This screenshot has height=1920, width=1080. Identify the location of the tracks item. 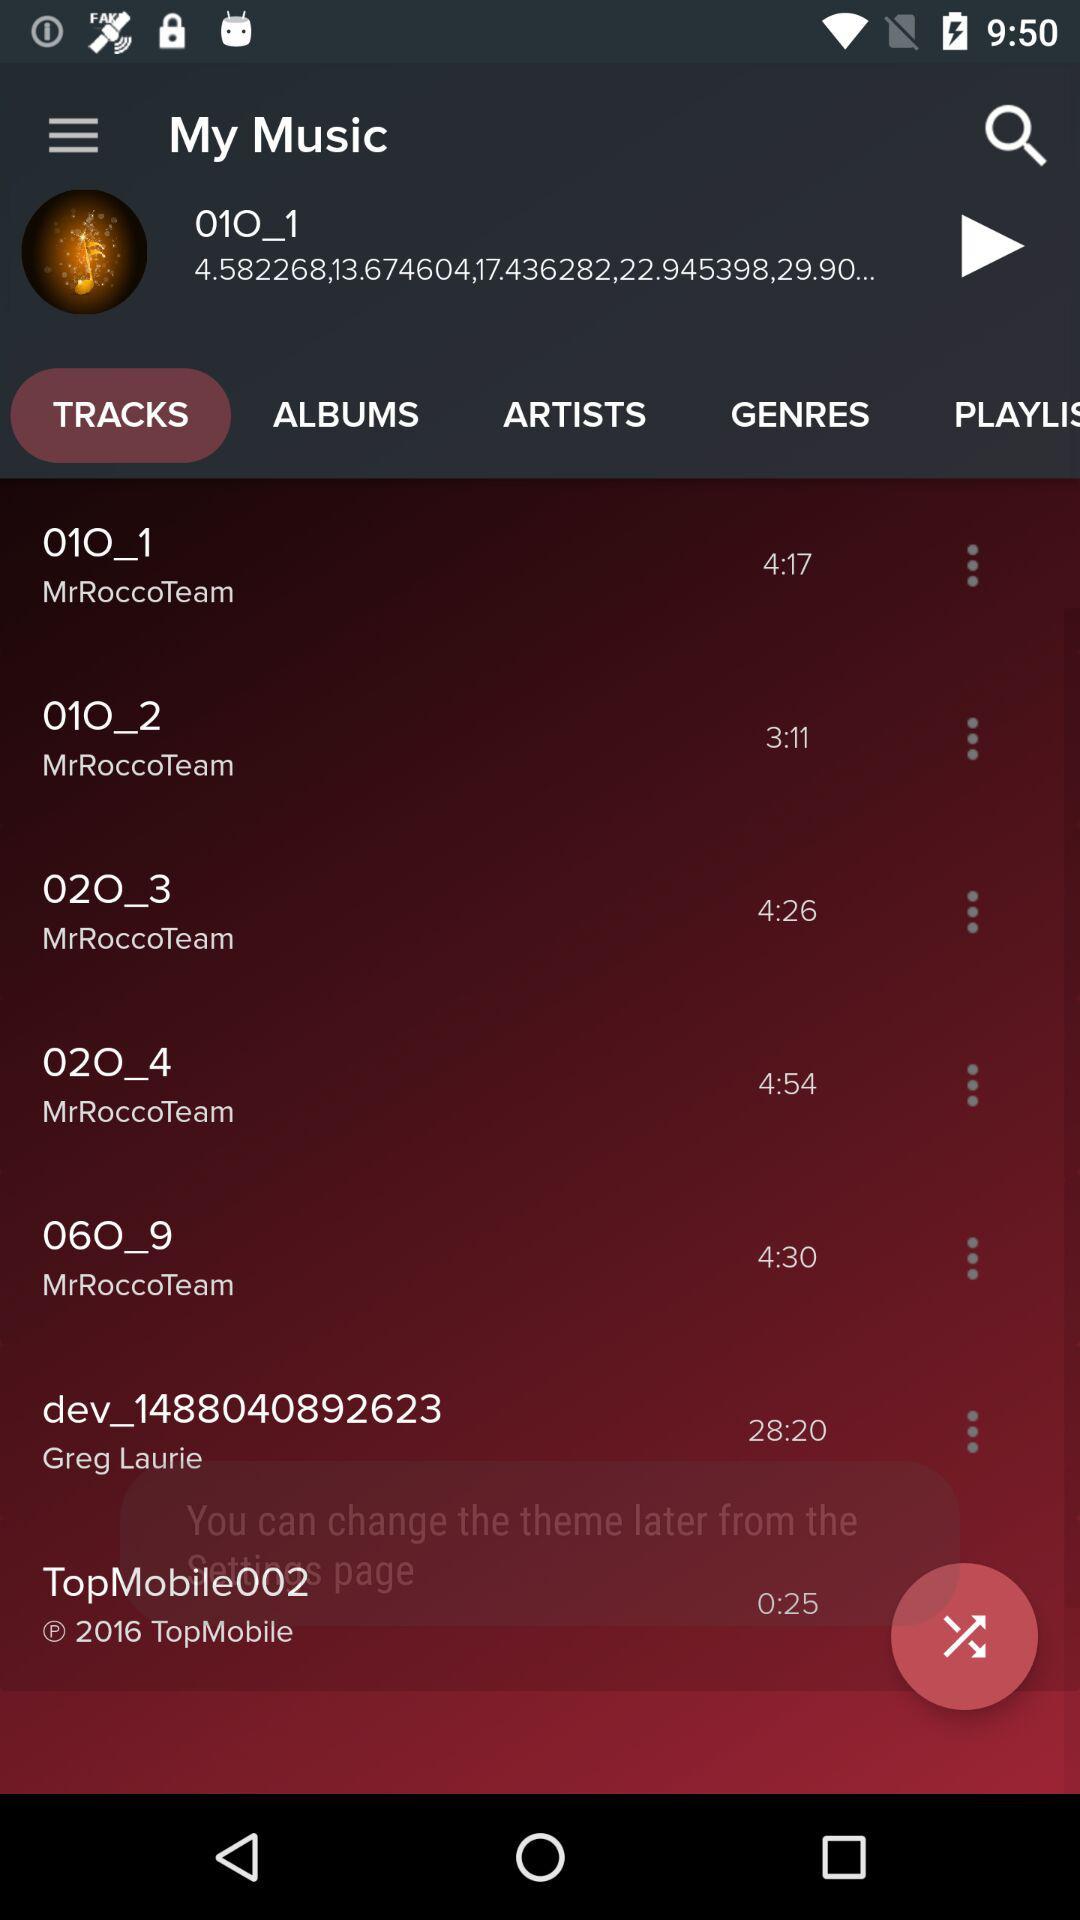
(120, 414).